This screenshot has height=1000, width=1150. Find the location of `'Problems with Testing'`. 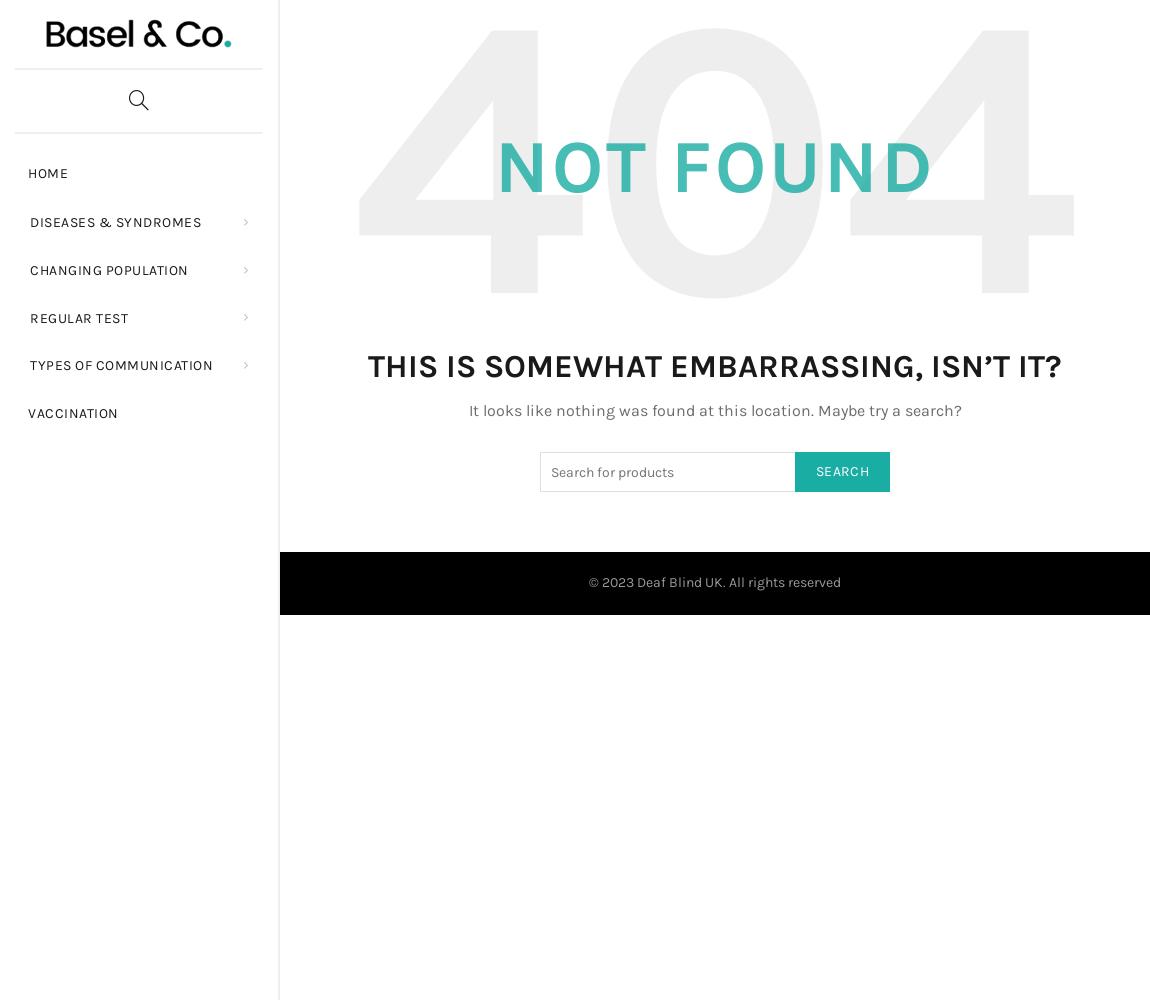

'Problems with Testing' is located at coordinates (320, 331).